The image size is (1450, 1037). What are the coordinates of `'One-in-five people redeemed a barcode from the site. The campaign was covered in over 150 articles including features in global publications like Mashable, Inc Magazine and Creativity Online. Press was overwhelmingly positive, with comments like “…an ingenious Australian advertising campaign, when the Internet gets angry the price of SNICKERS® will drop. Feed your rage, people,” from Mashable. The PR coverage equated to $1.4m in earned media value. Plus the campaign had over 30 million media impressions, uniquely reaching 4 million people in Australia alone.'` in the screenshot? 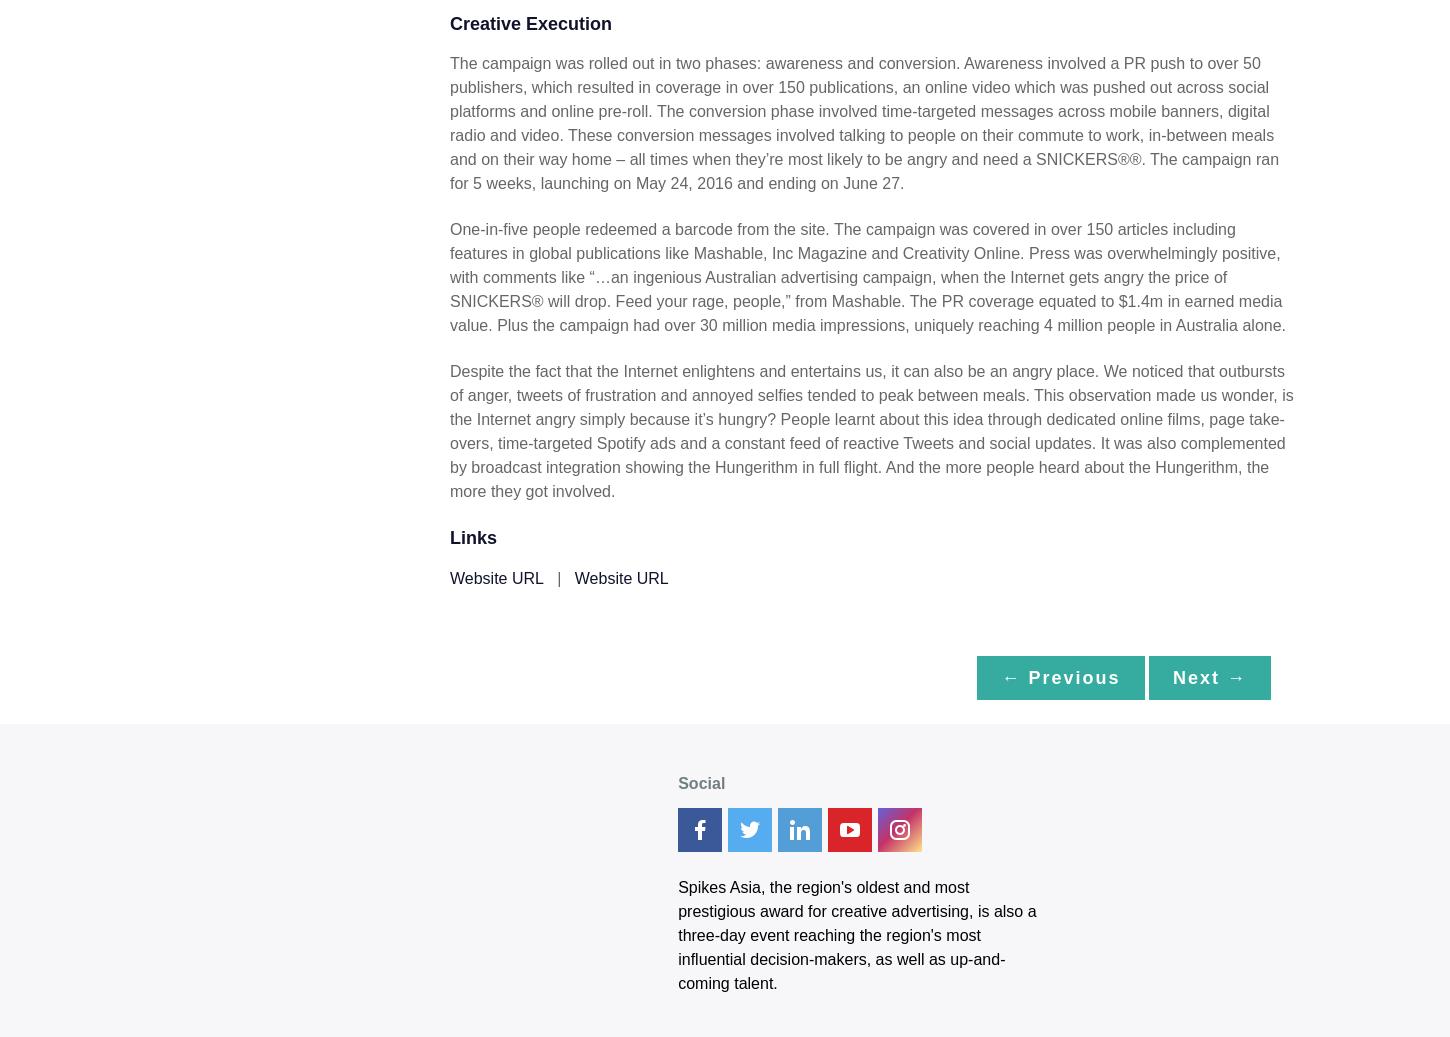 It's located at (866, 276).